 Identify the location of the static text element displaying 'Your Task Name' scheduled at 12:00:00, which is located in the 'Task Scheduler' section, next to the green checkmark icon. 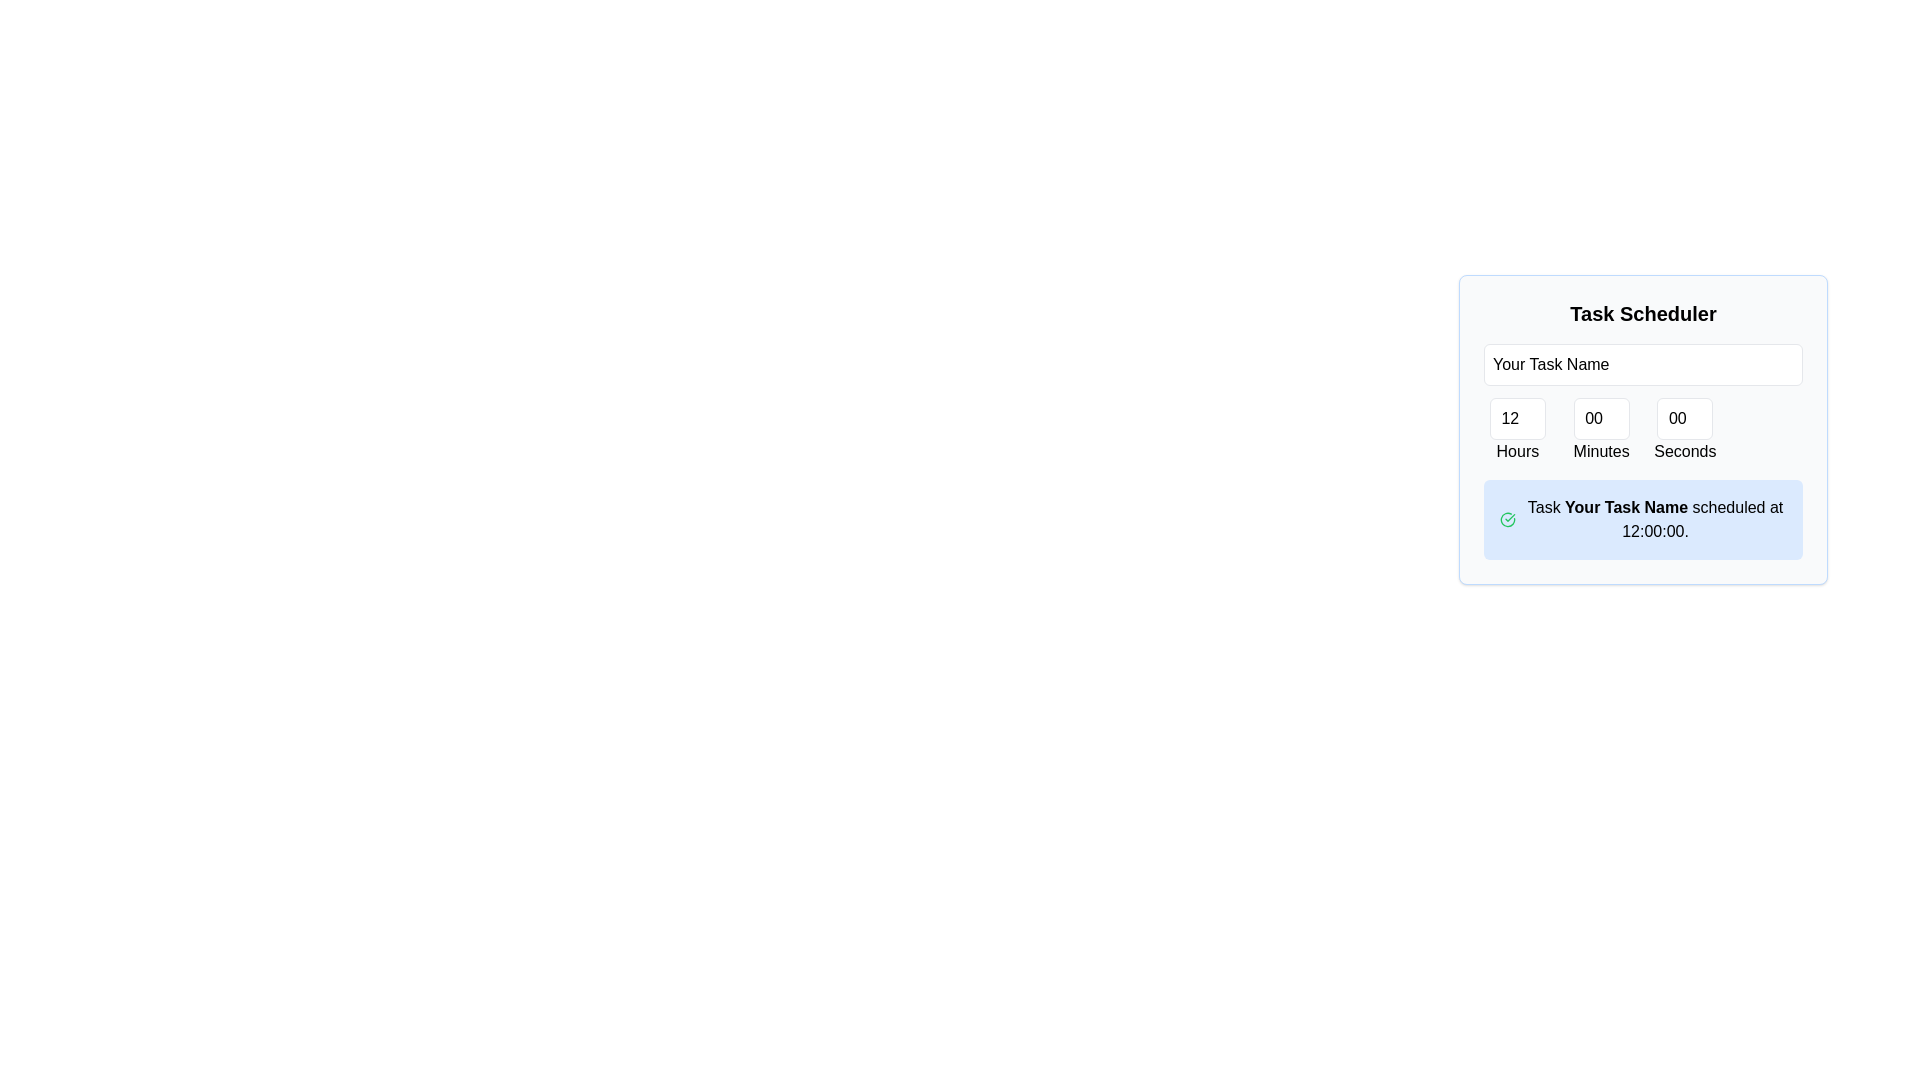
(1655, 519).